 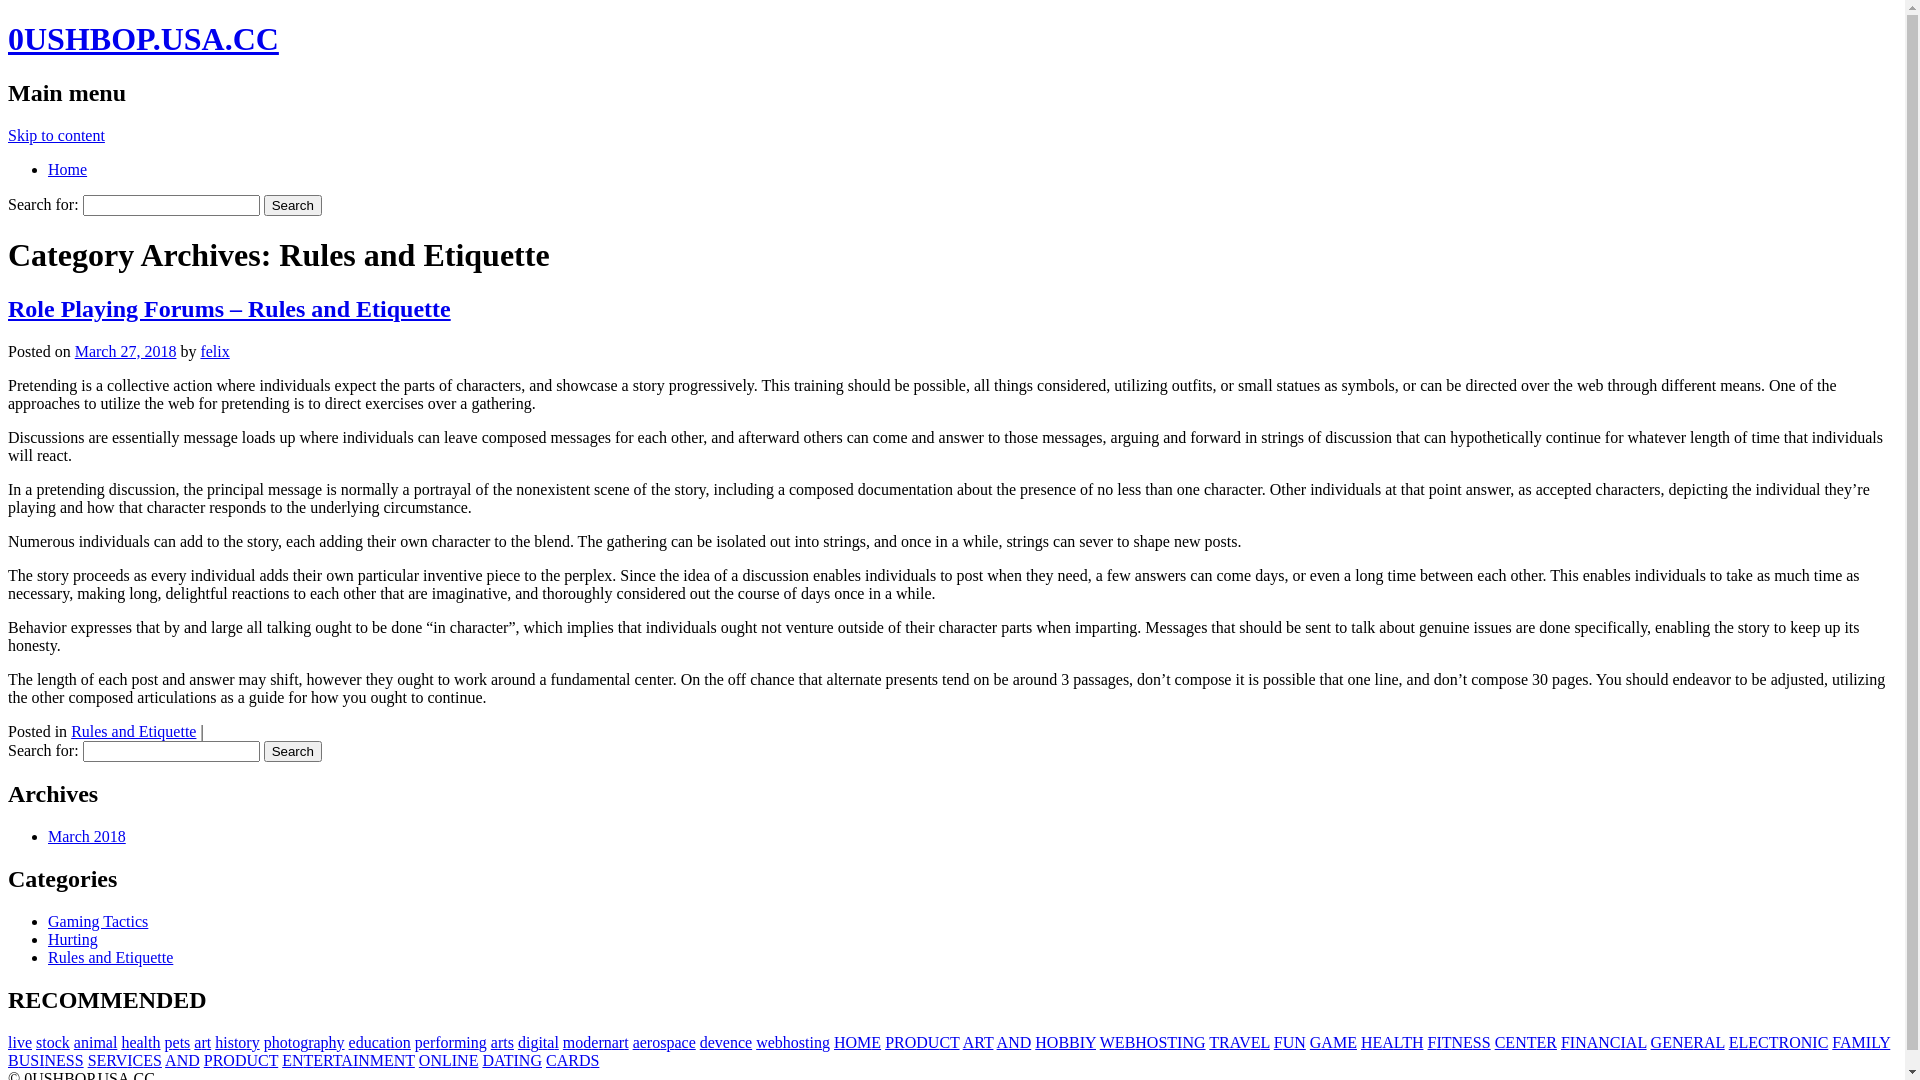 What do you see at coordinates (593, 1041) in the screenshot?
I see `'e'` at bounding box center [593, 1041].